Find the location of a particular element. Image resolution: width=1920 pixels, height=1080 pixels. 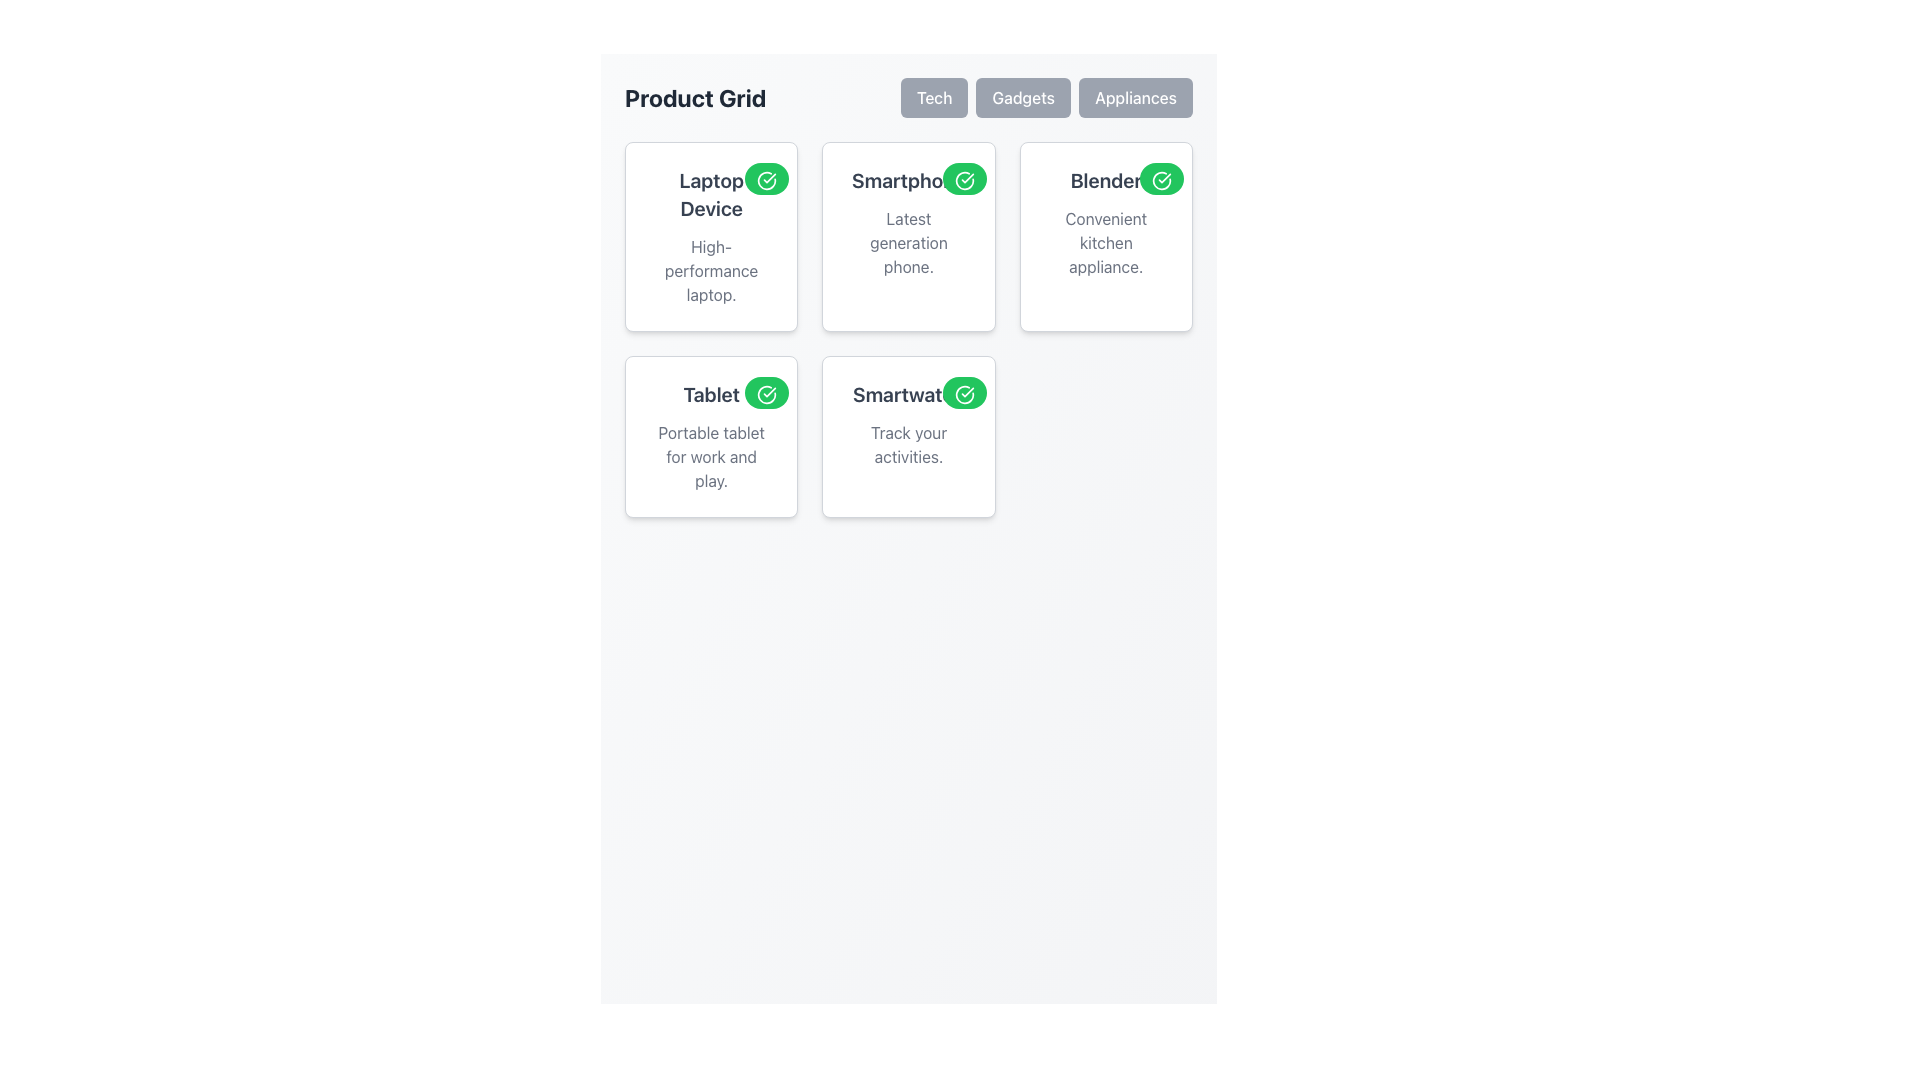

the circular green status indicator with a white checkmark located in the top-right corner of the 'Tablet' card is located at coordinates (766, 393).